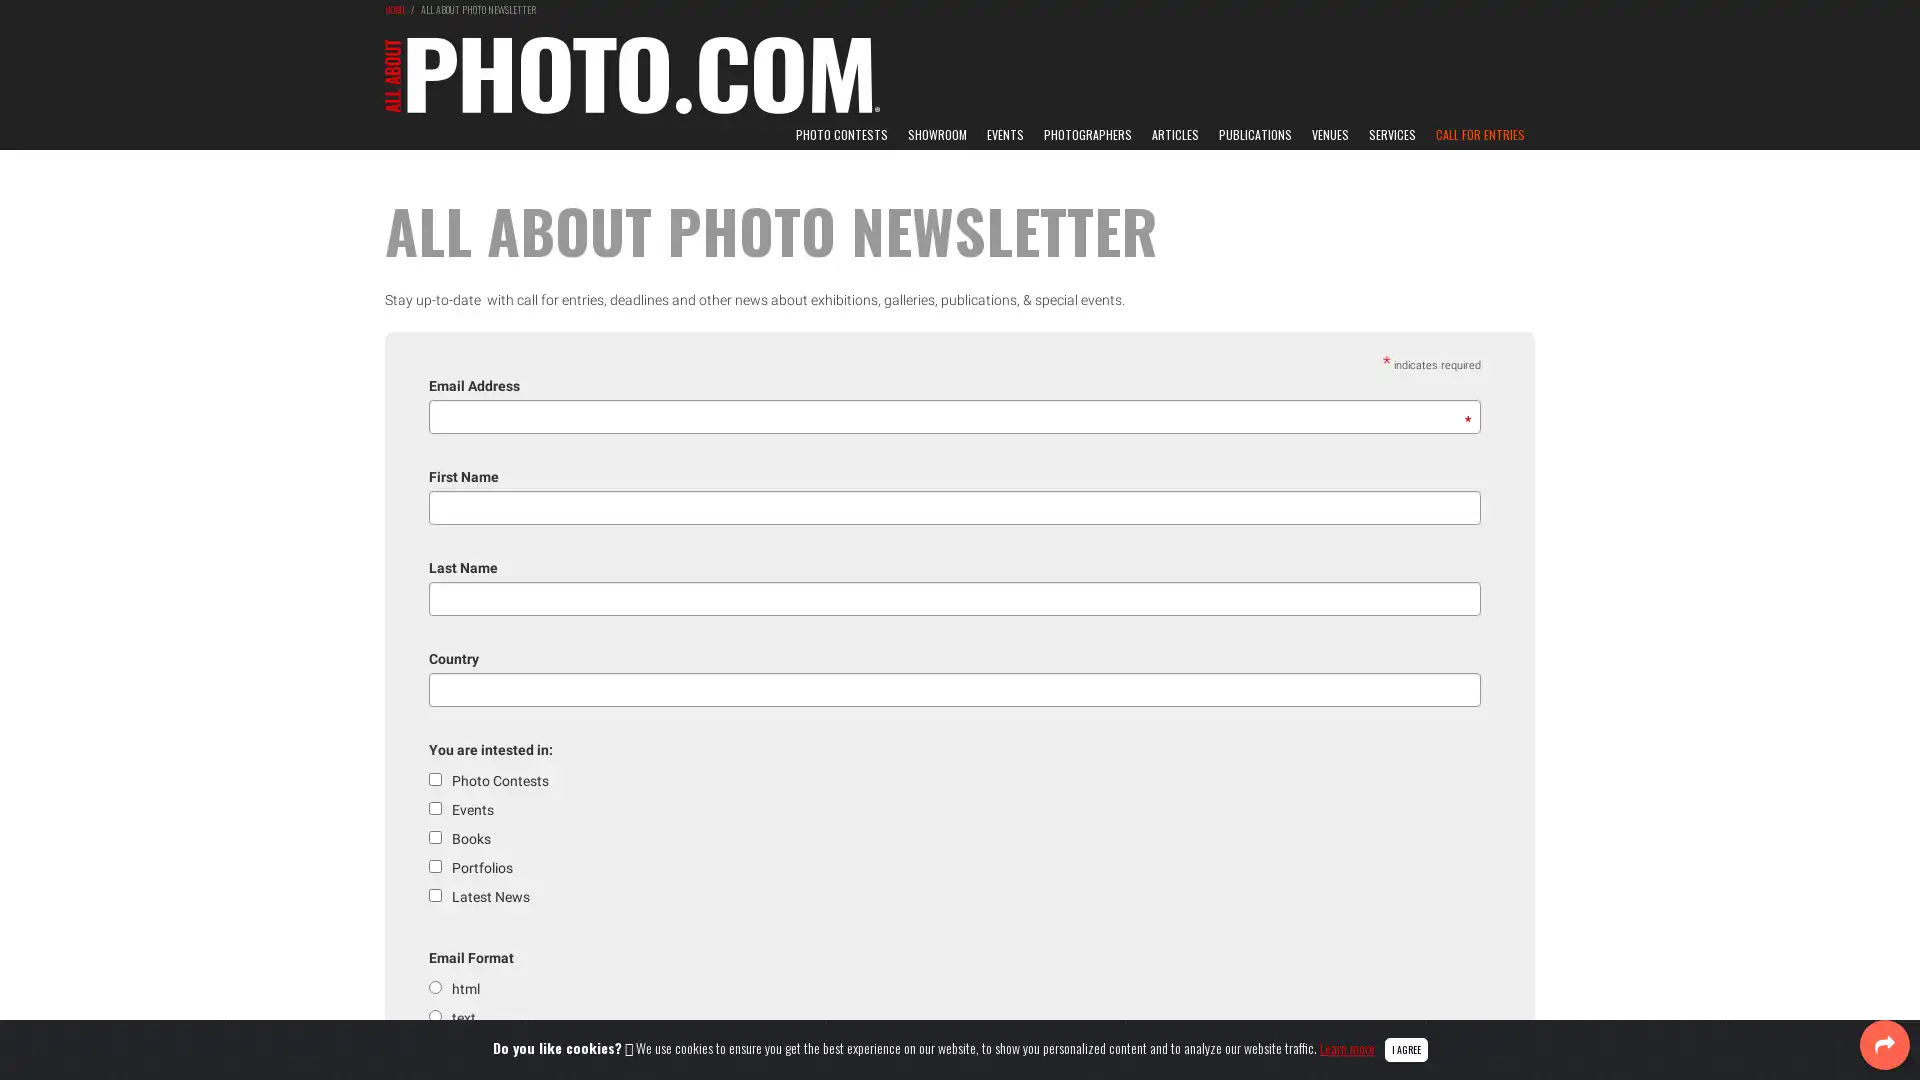 This screenshot has height=1080, width=1920. What do you see at coordinates (1005, 135) in the screenshot?
I see `EVENTS` at bounding box center [1005, 135].